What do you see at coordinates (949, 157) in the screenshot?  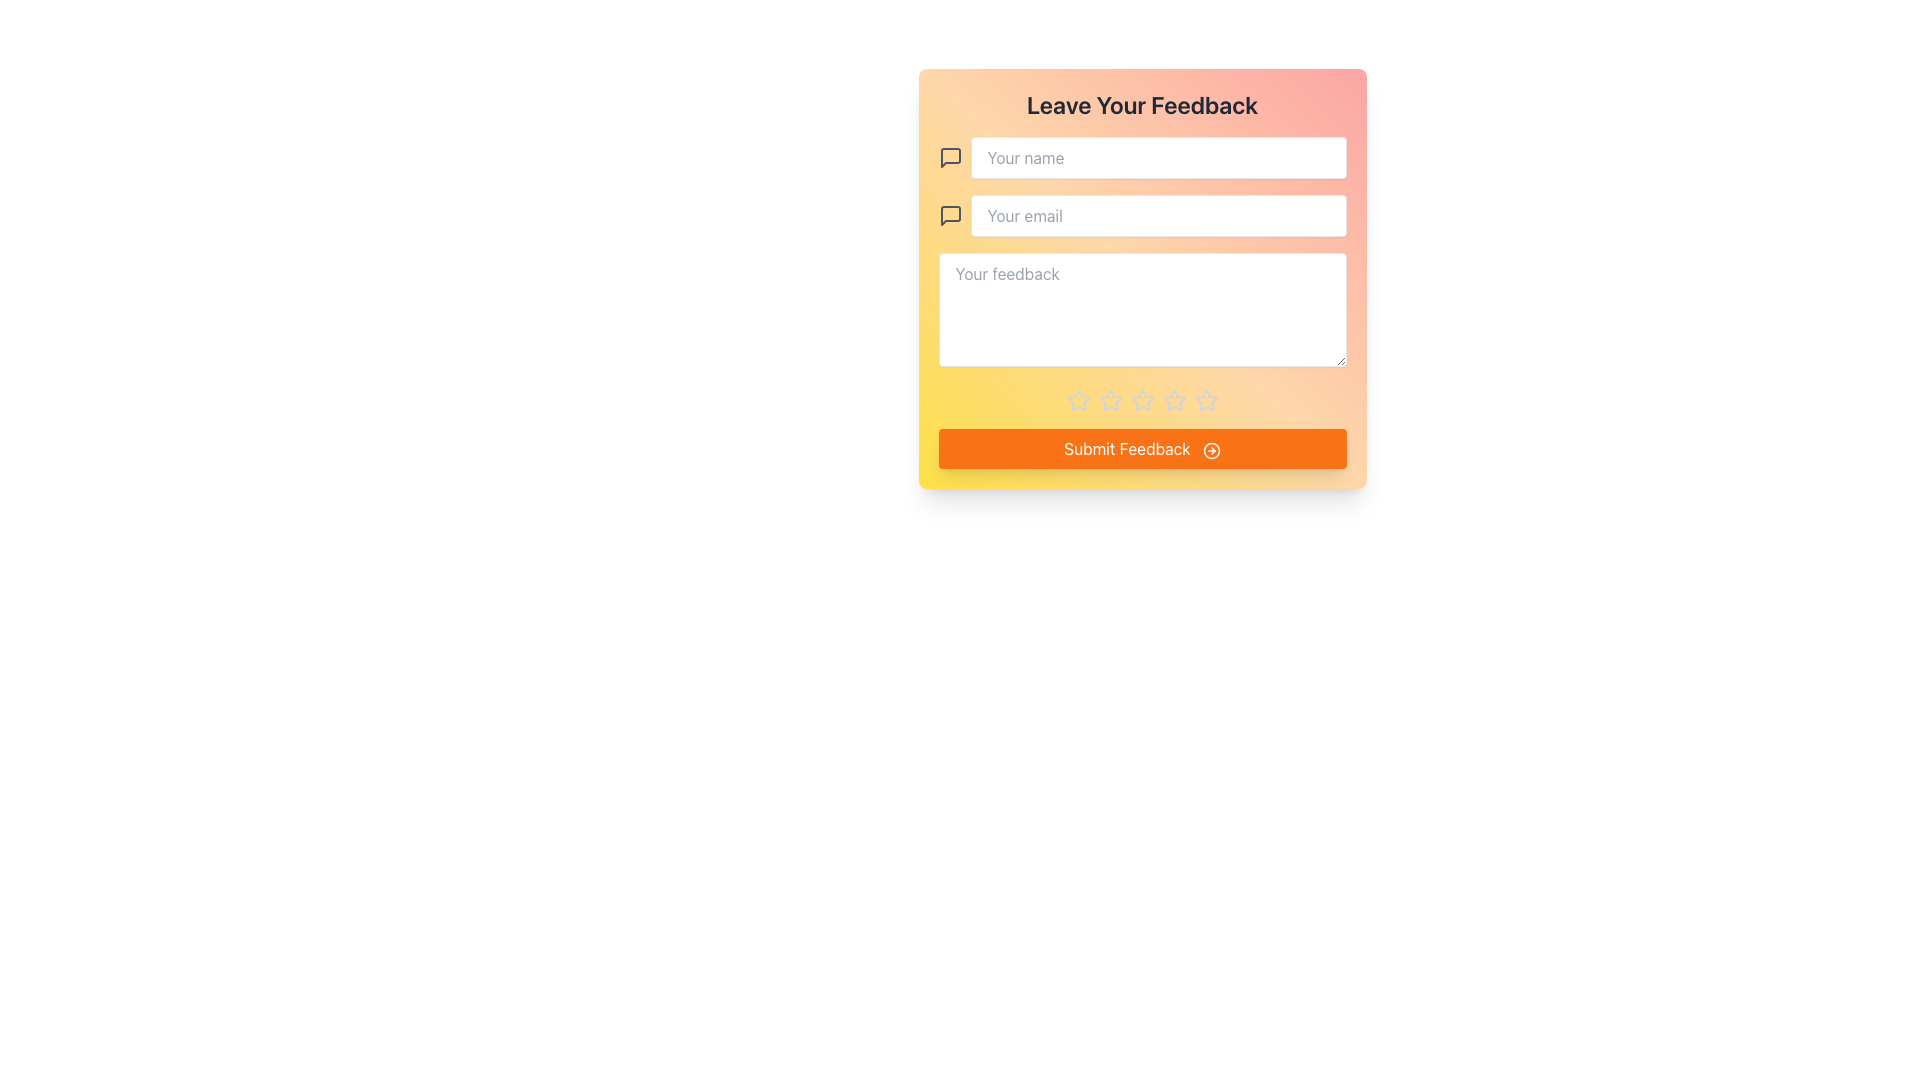 I see `the messaging-related icon located near the top left corner of the feedback form, adjacent to the 'Your email' input field and above the 'Your feedback' textbox` at bounding box center [949, 157].